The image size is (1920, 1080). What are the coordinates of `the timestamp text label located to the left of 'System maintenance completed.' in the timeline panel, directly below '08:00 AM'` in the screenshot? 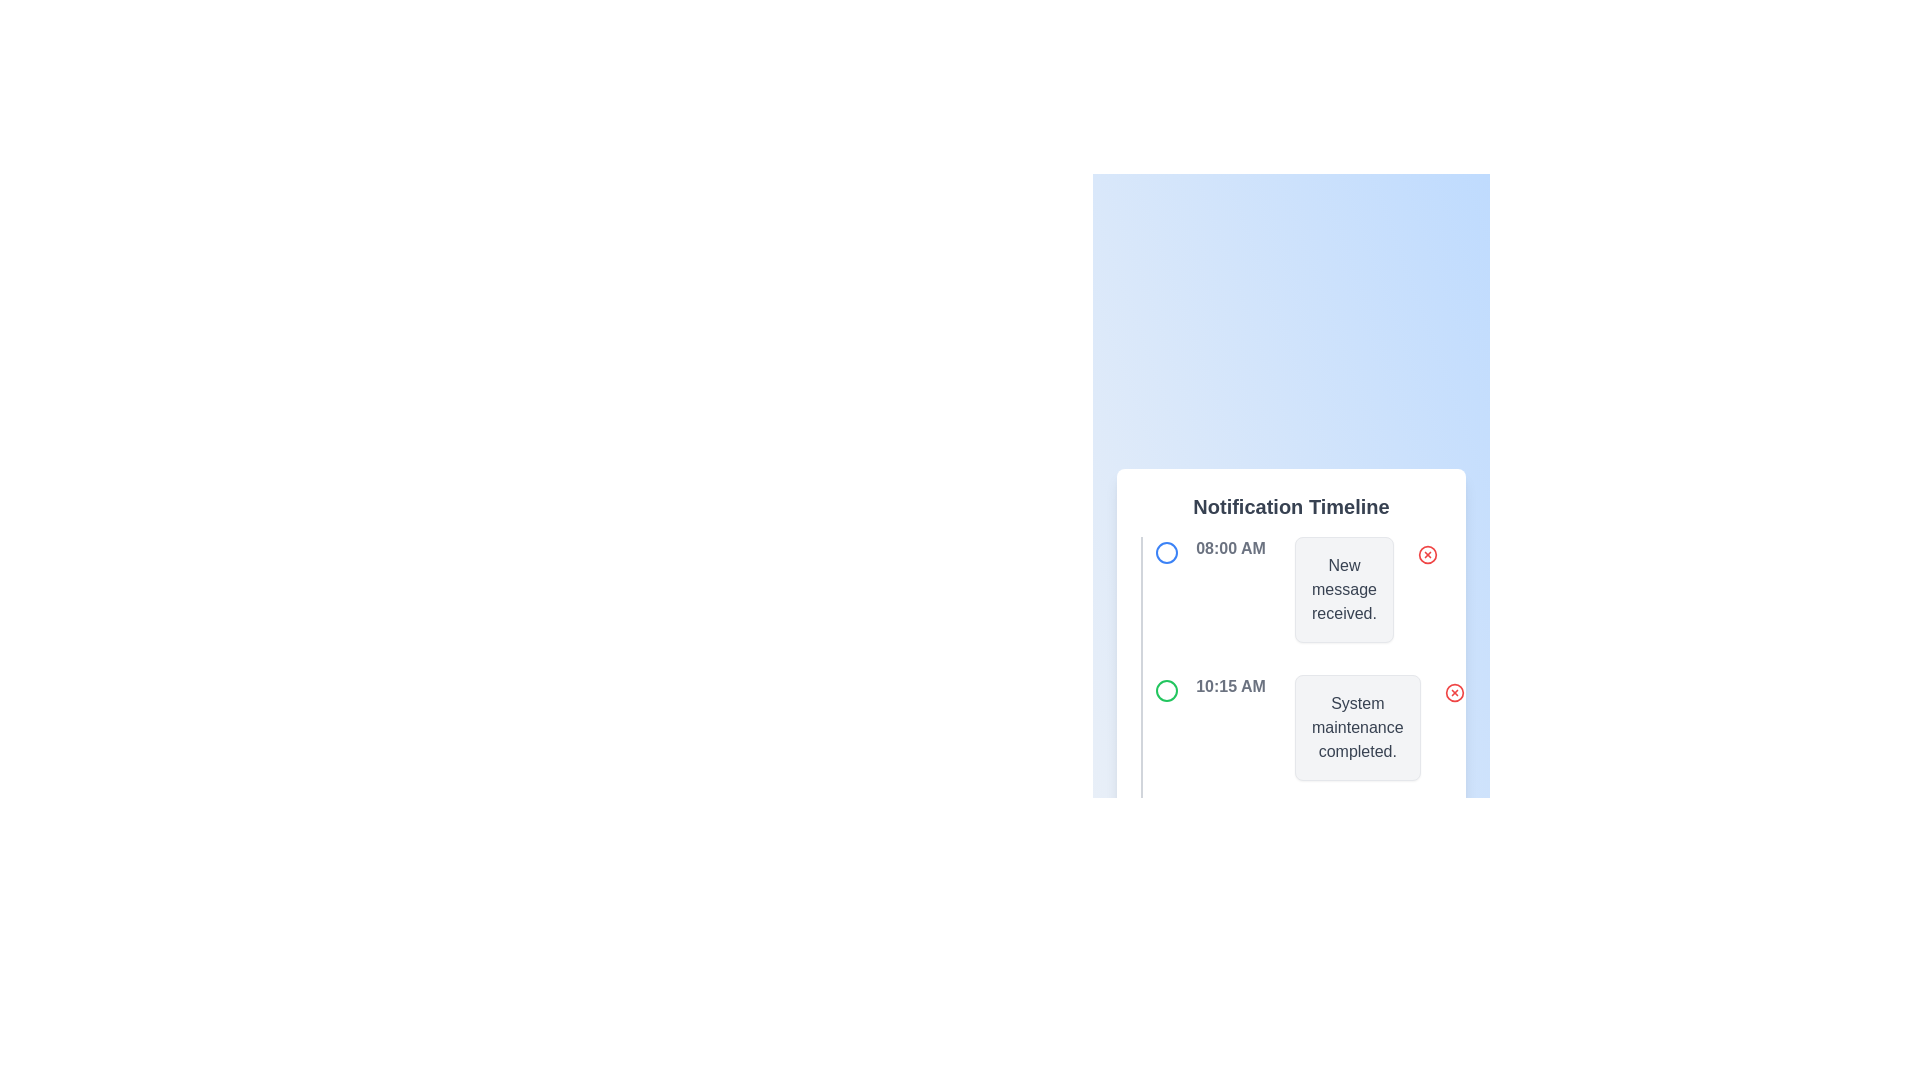 It's located at (1229, 685).